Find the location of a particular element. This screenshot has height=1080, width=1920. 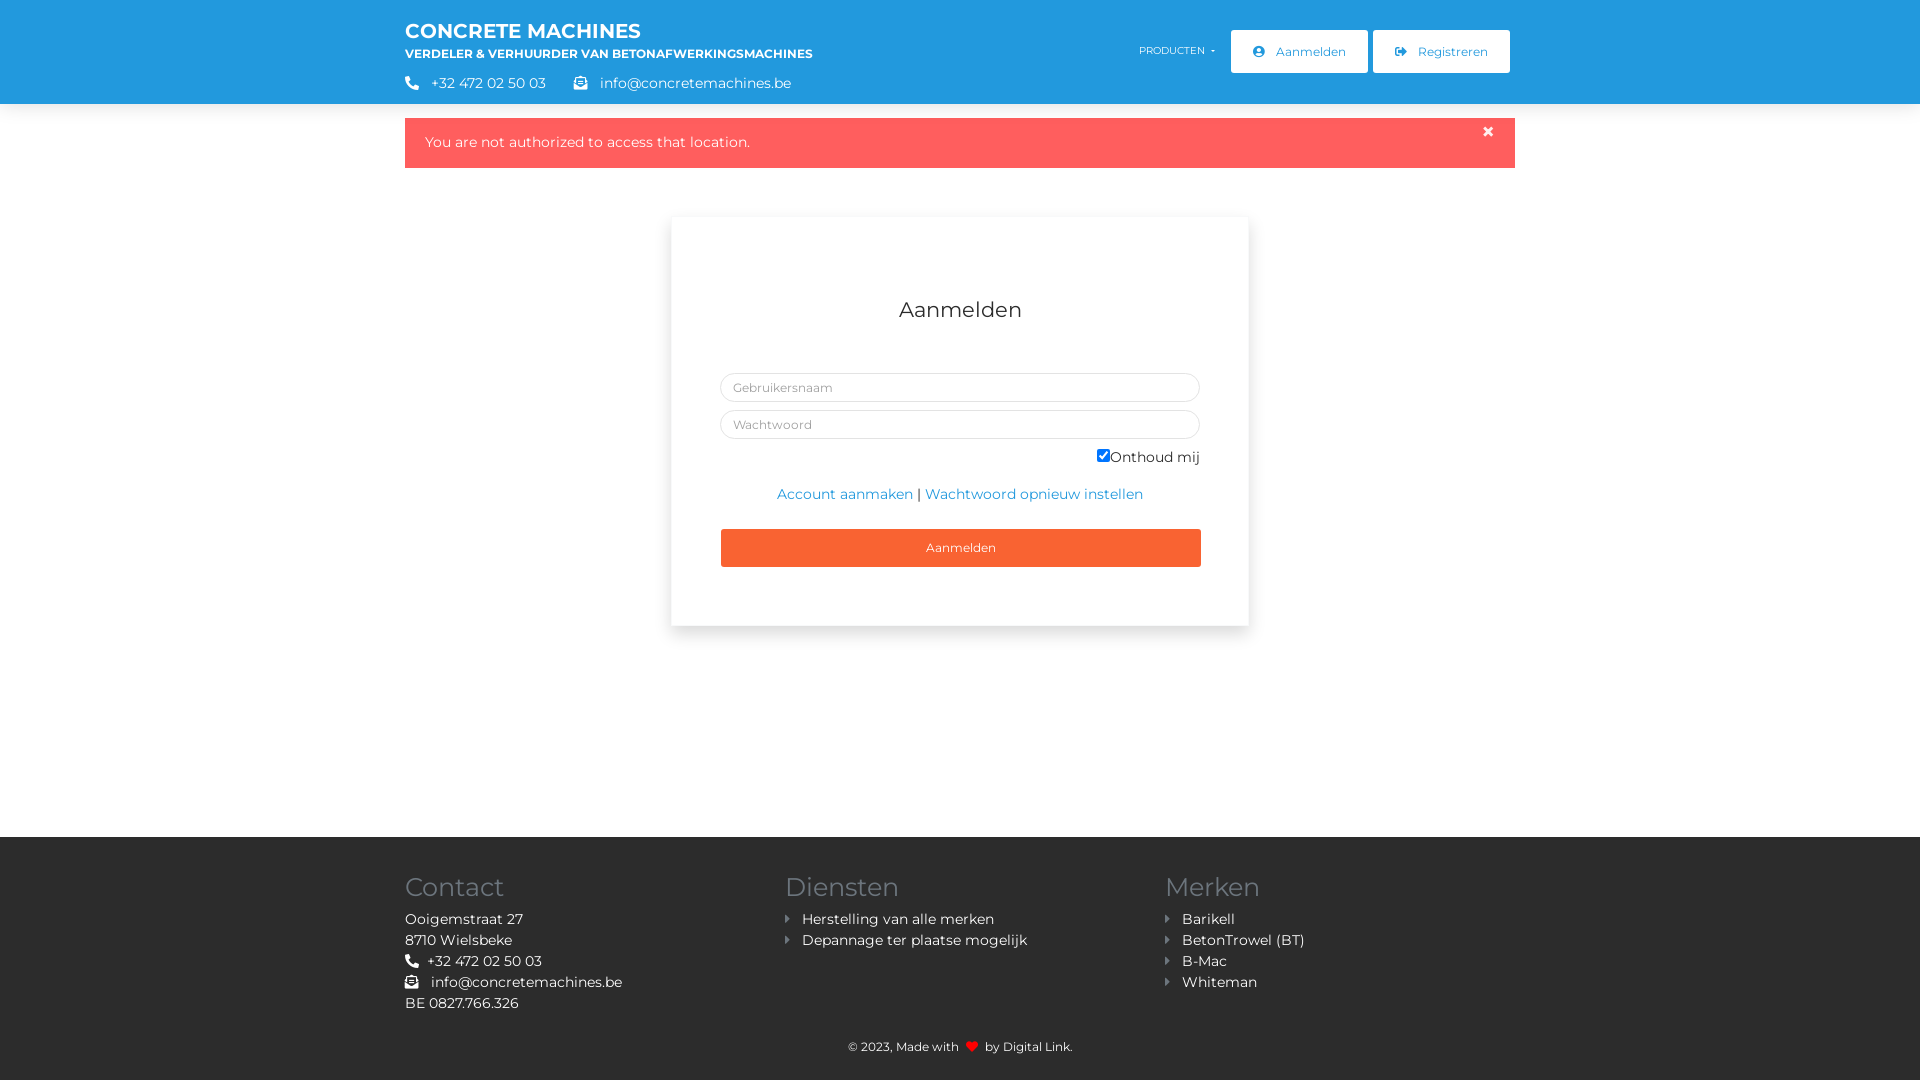

'Account aanmaken' is located at coordinates (776, 493).